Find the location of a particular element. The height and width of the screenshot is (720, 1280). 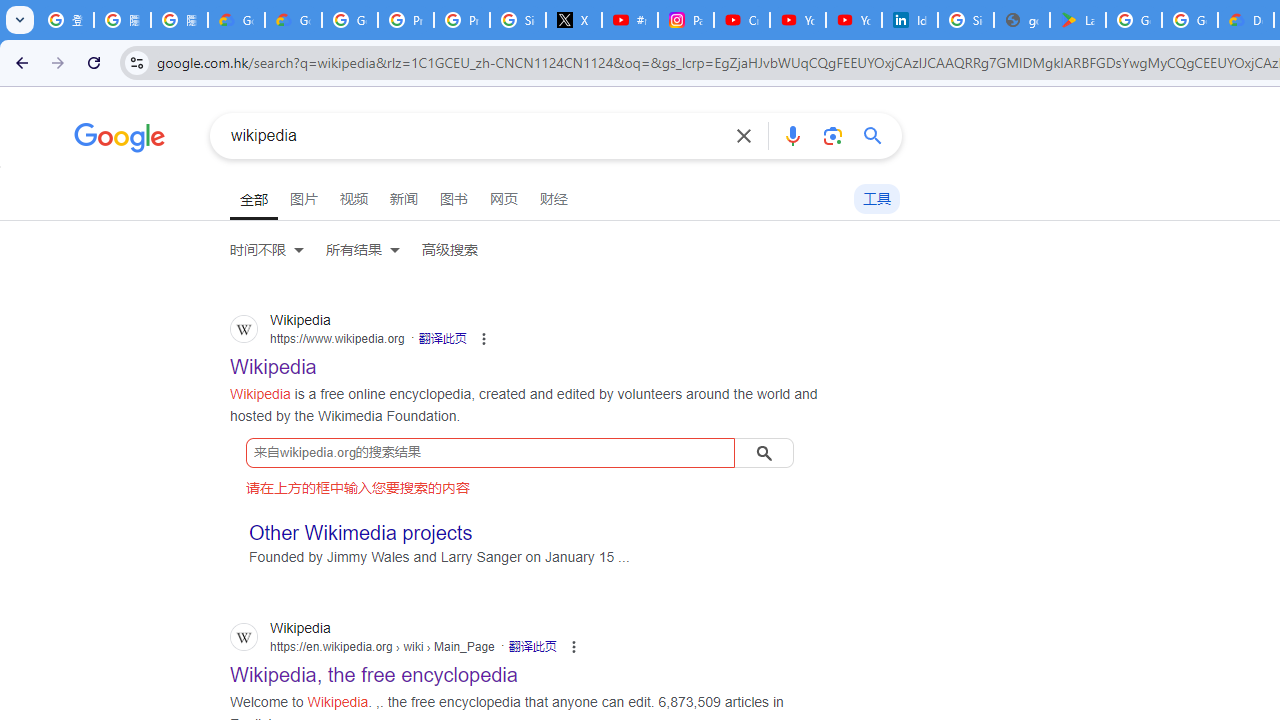

' Wikipedia Wikipedia https://www.wikipedia.org' is located at coordinates (272, 361).